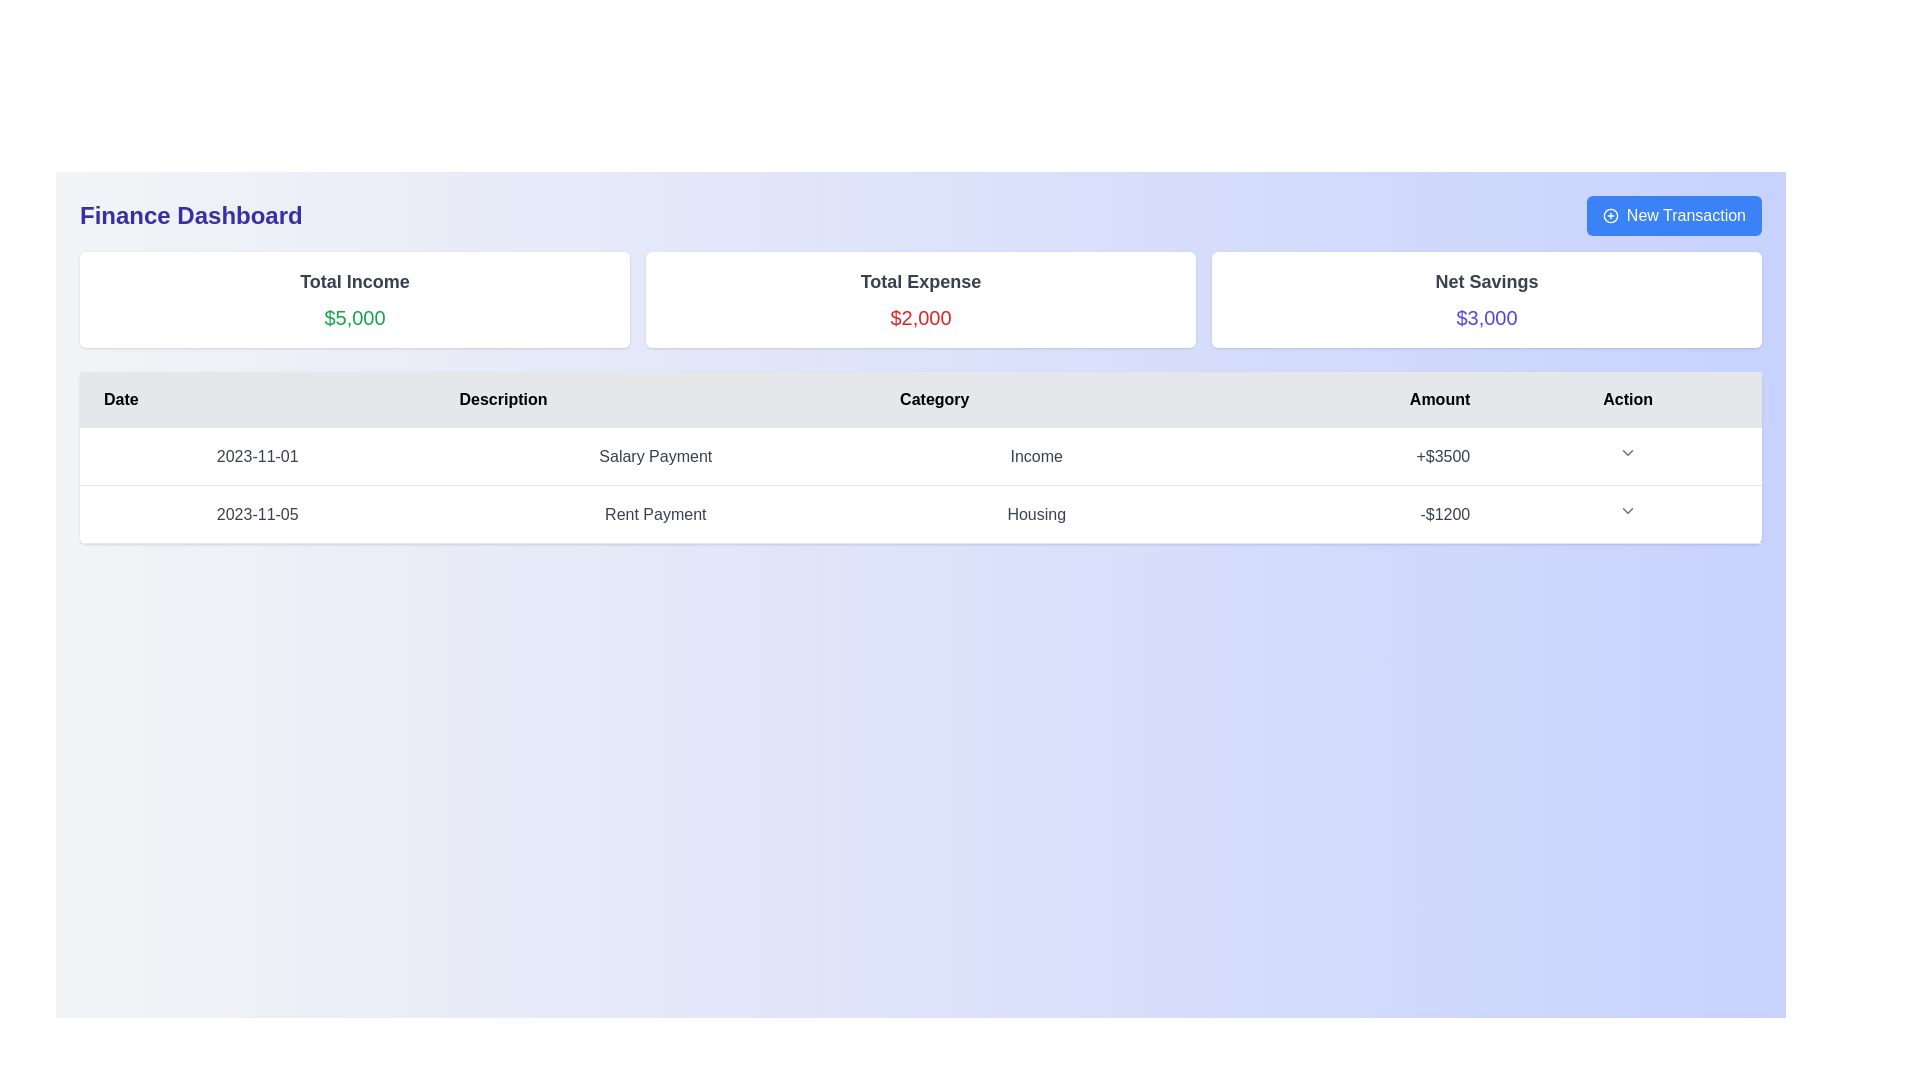  I want to click on the Table header row which contains the texts 'Date', 'Description', 'Category', 'Amount', and 'Action' and has a light gray background, so click(920, 400).